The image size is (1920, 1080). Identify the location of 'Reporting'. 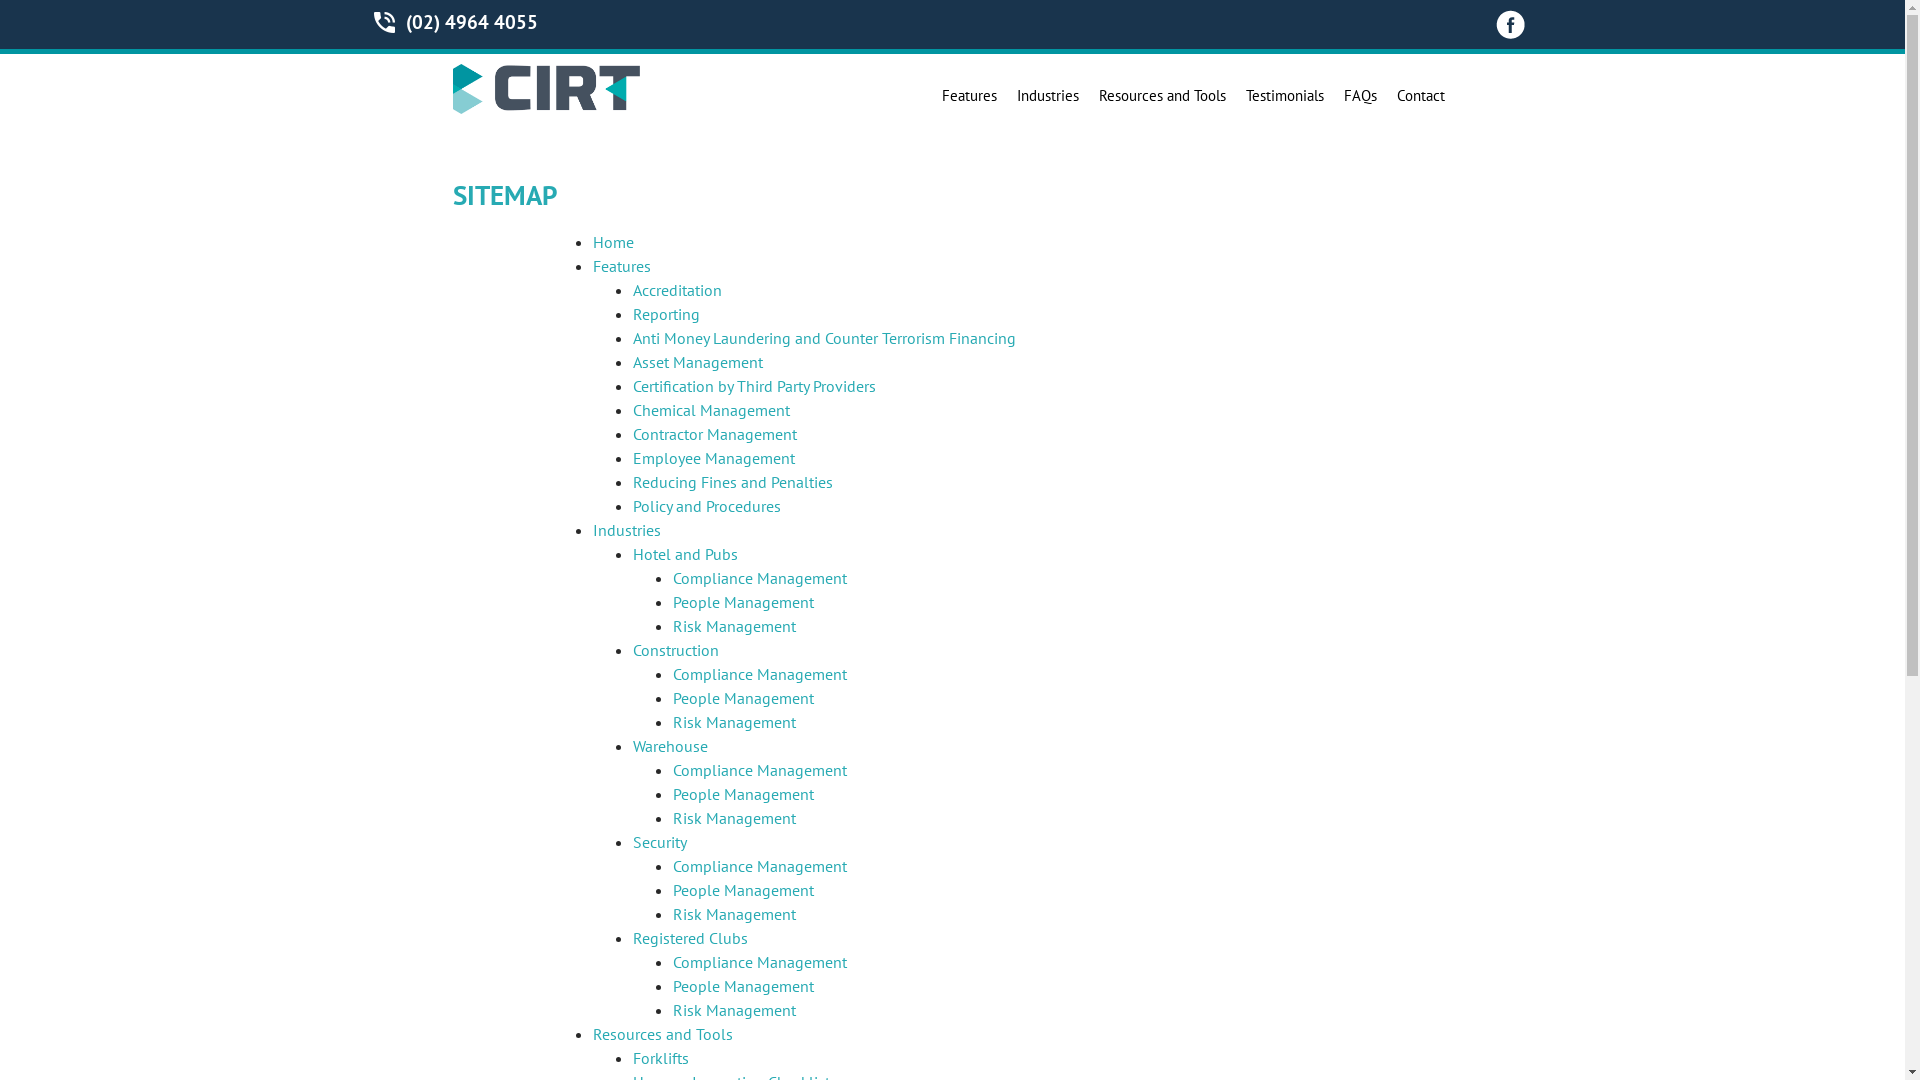
(665, 313).